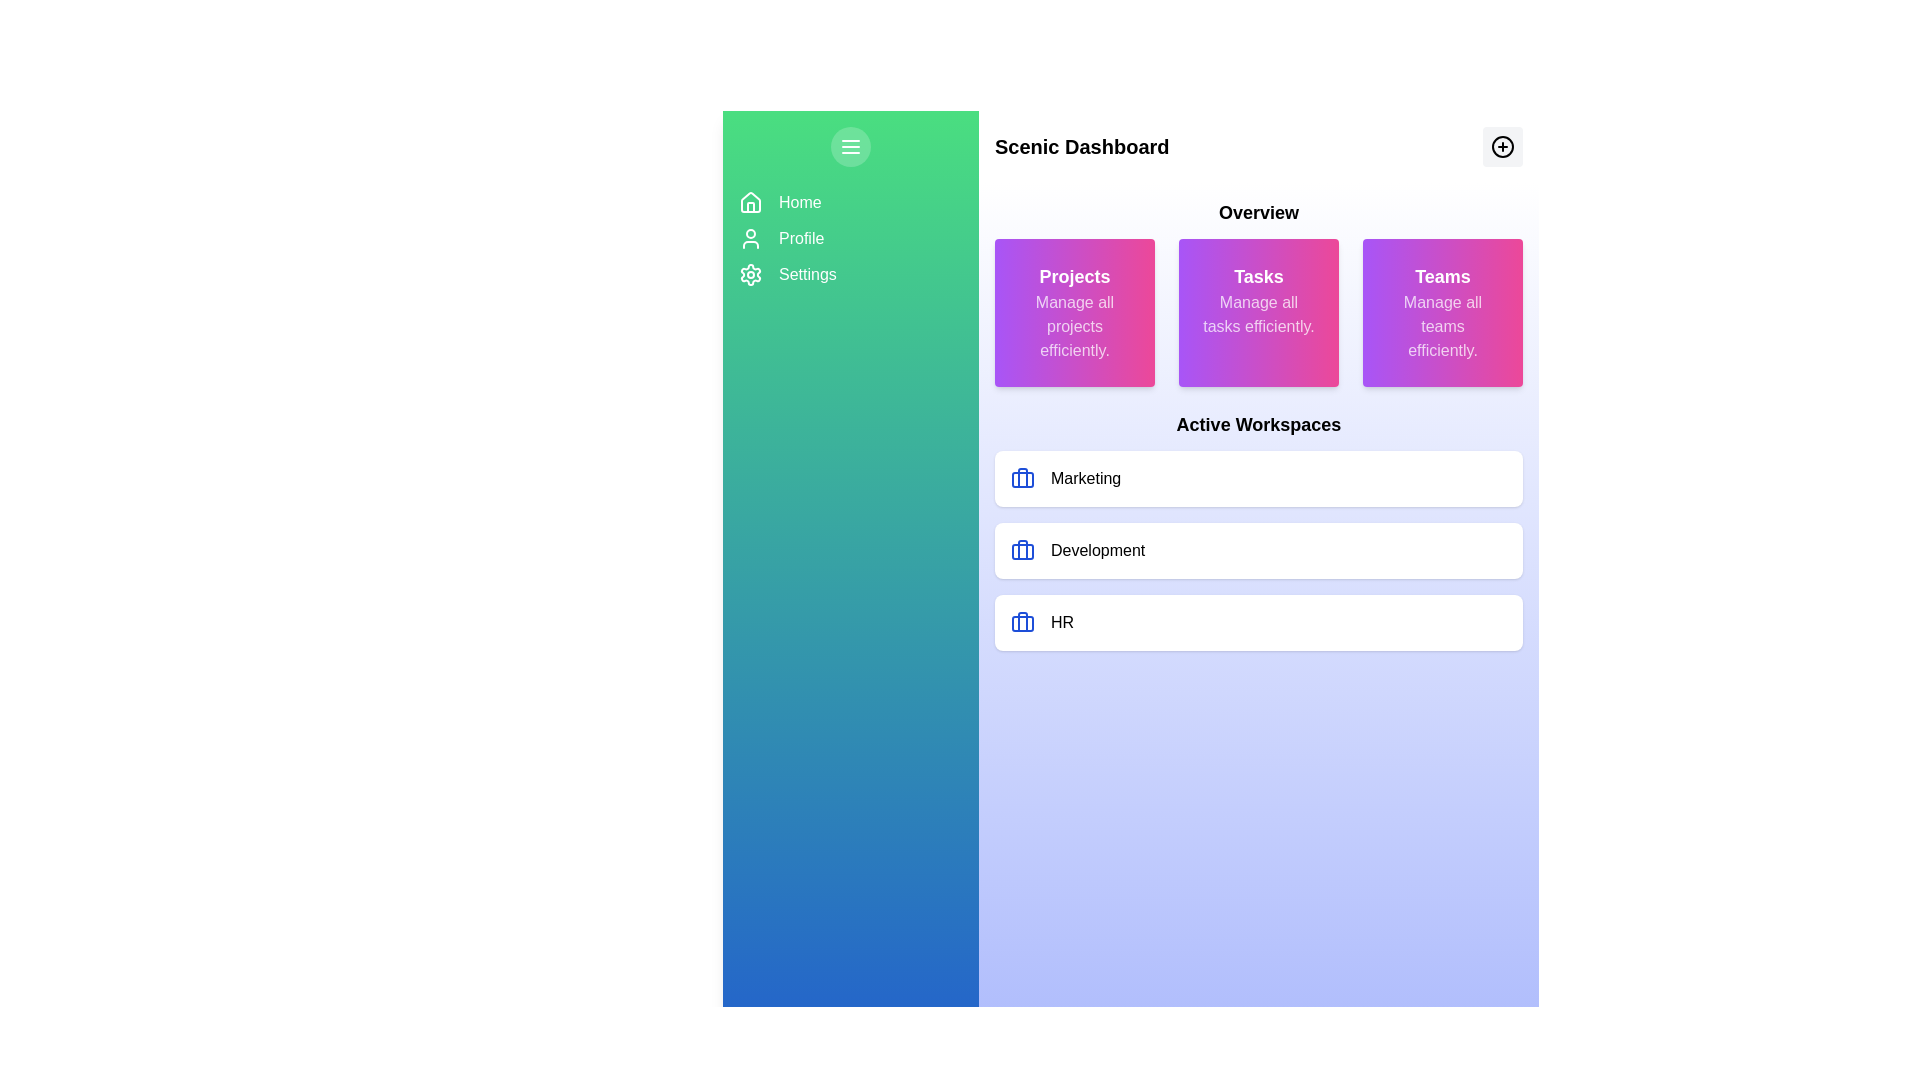 The width and height of the screenshot is (1920, 1080). I want to click on the 'Home' icon graphic resembling a house located at the top of the left green panel, so click(749, 207).